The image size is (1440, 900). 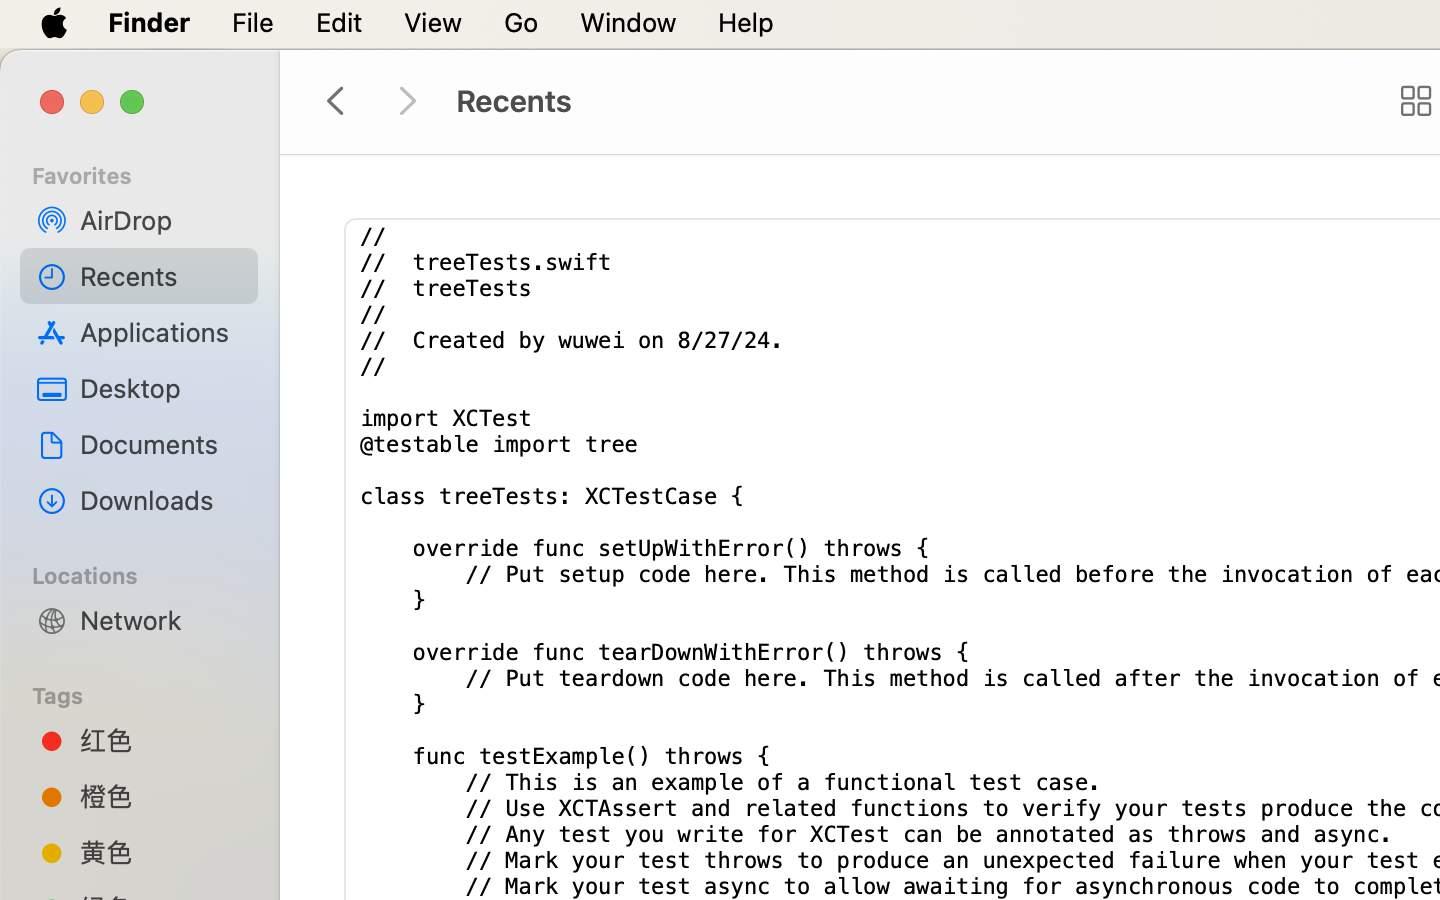 What do you see at coordinates (159, 795) in the screenshot?
I see `'橙色'` at bounding box center [159, 795].